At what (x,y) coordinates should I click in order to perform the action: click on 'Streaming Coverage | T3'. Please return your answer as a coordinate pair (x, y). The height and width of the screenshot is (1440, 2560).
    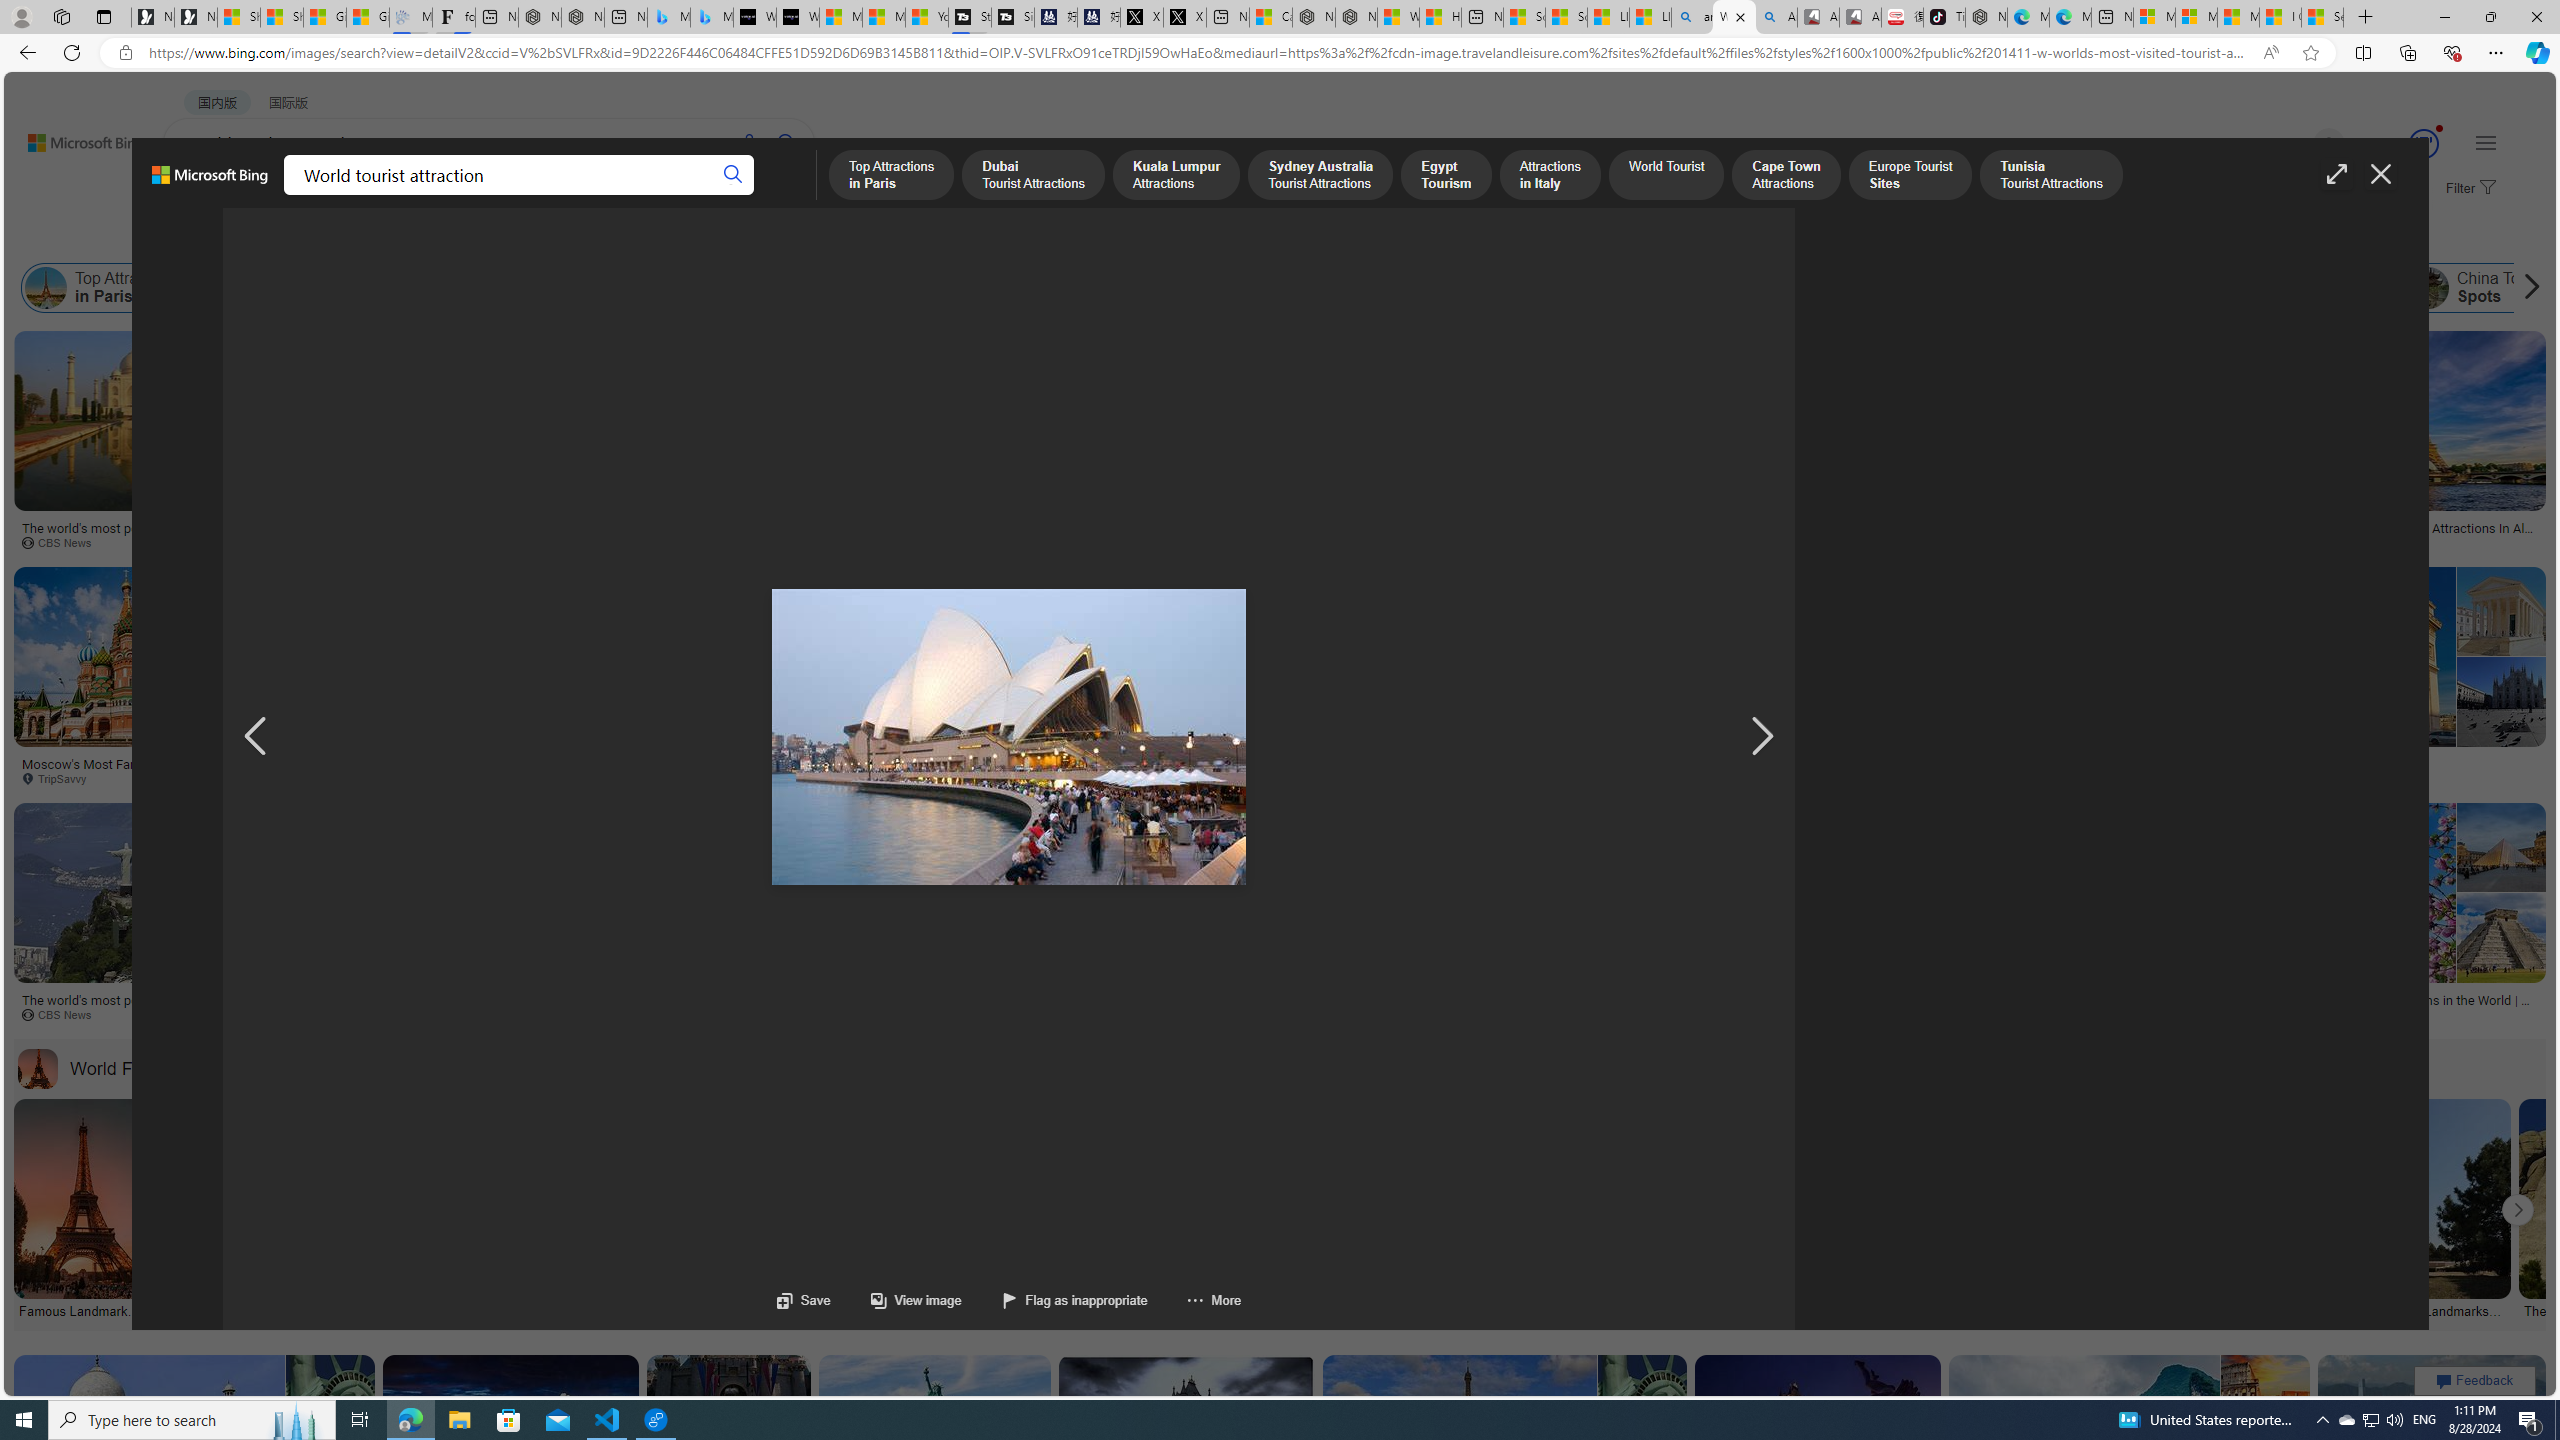
    Looking at the image, I should click on (970, 16).